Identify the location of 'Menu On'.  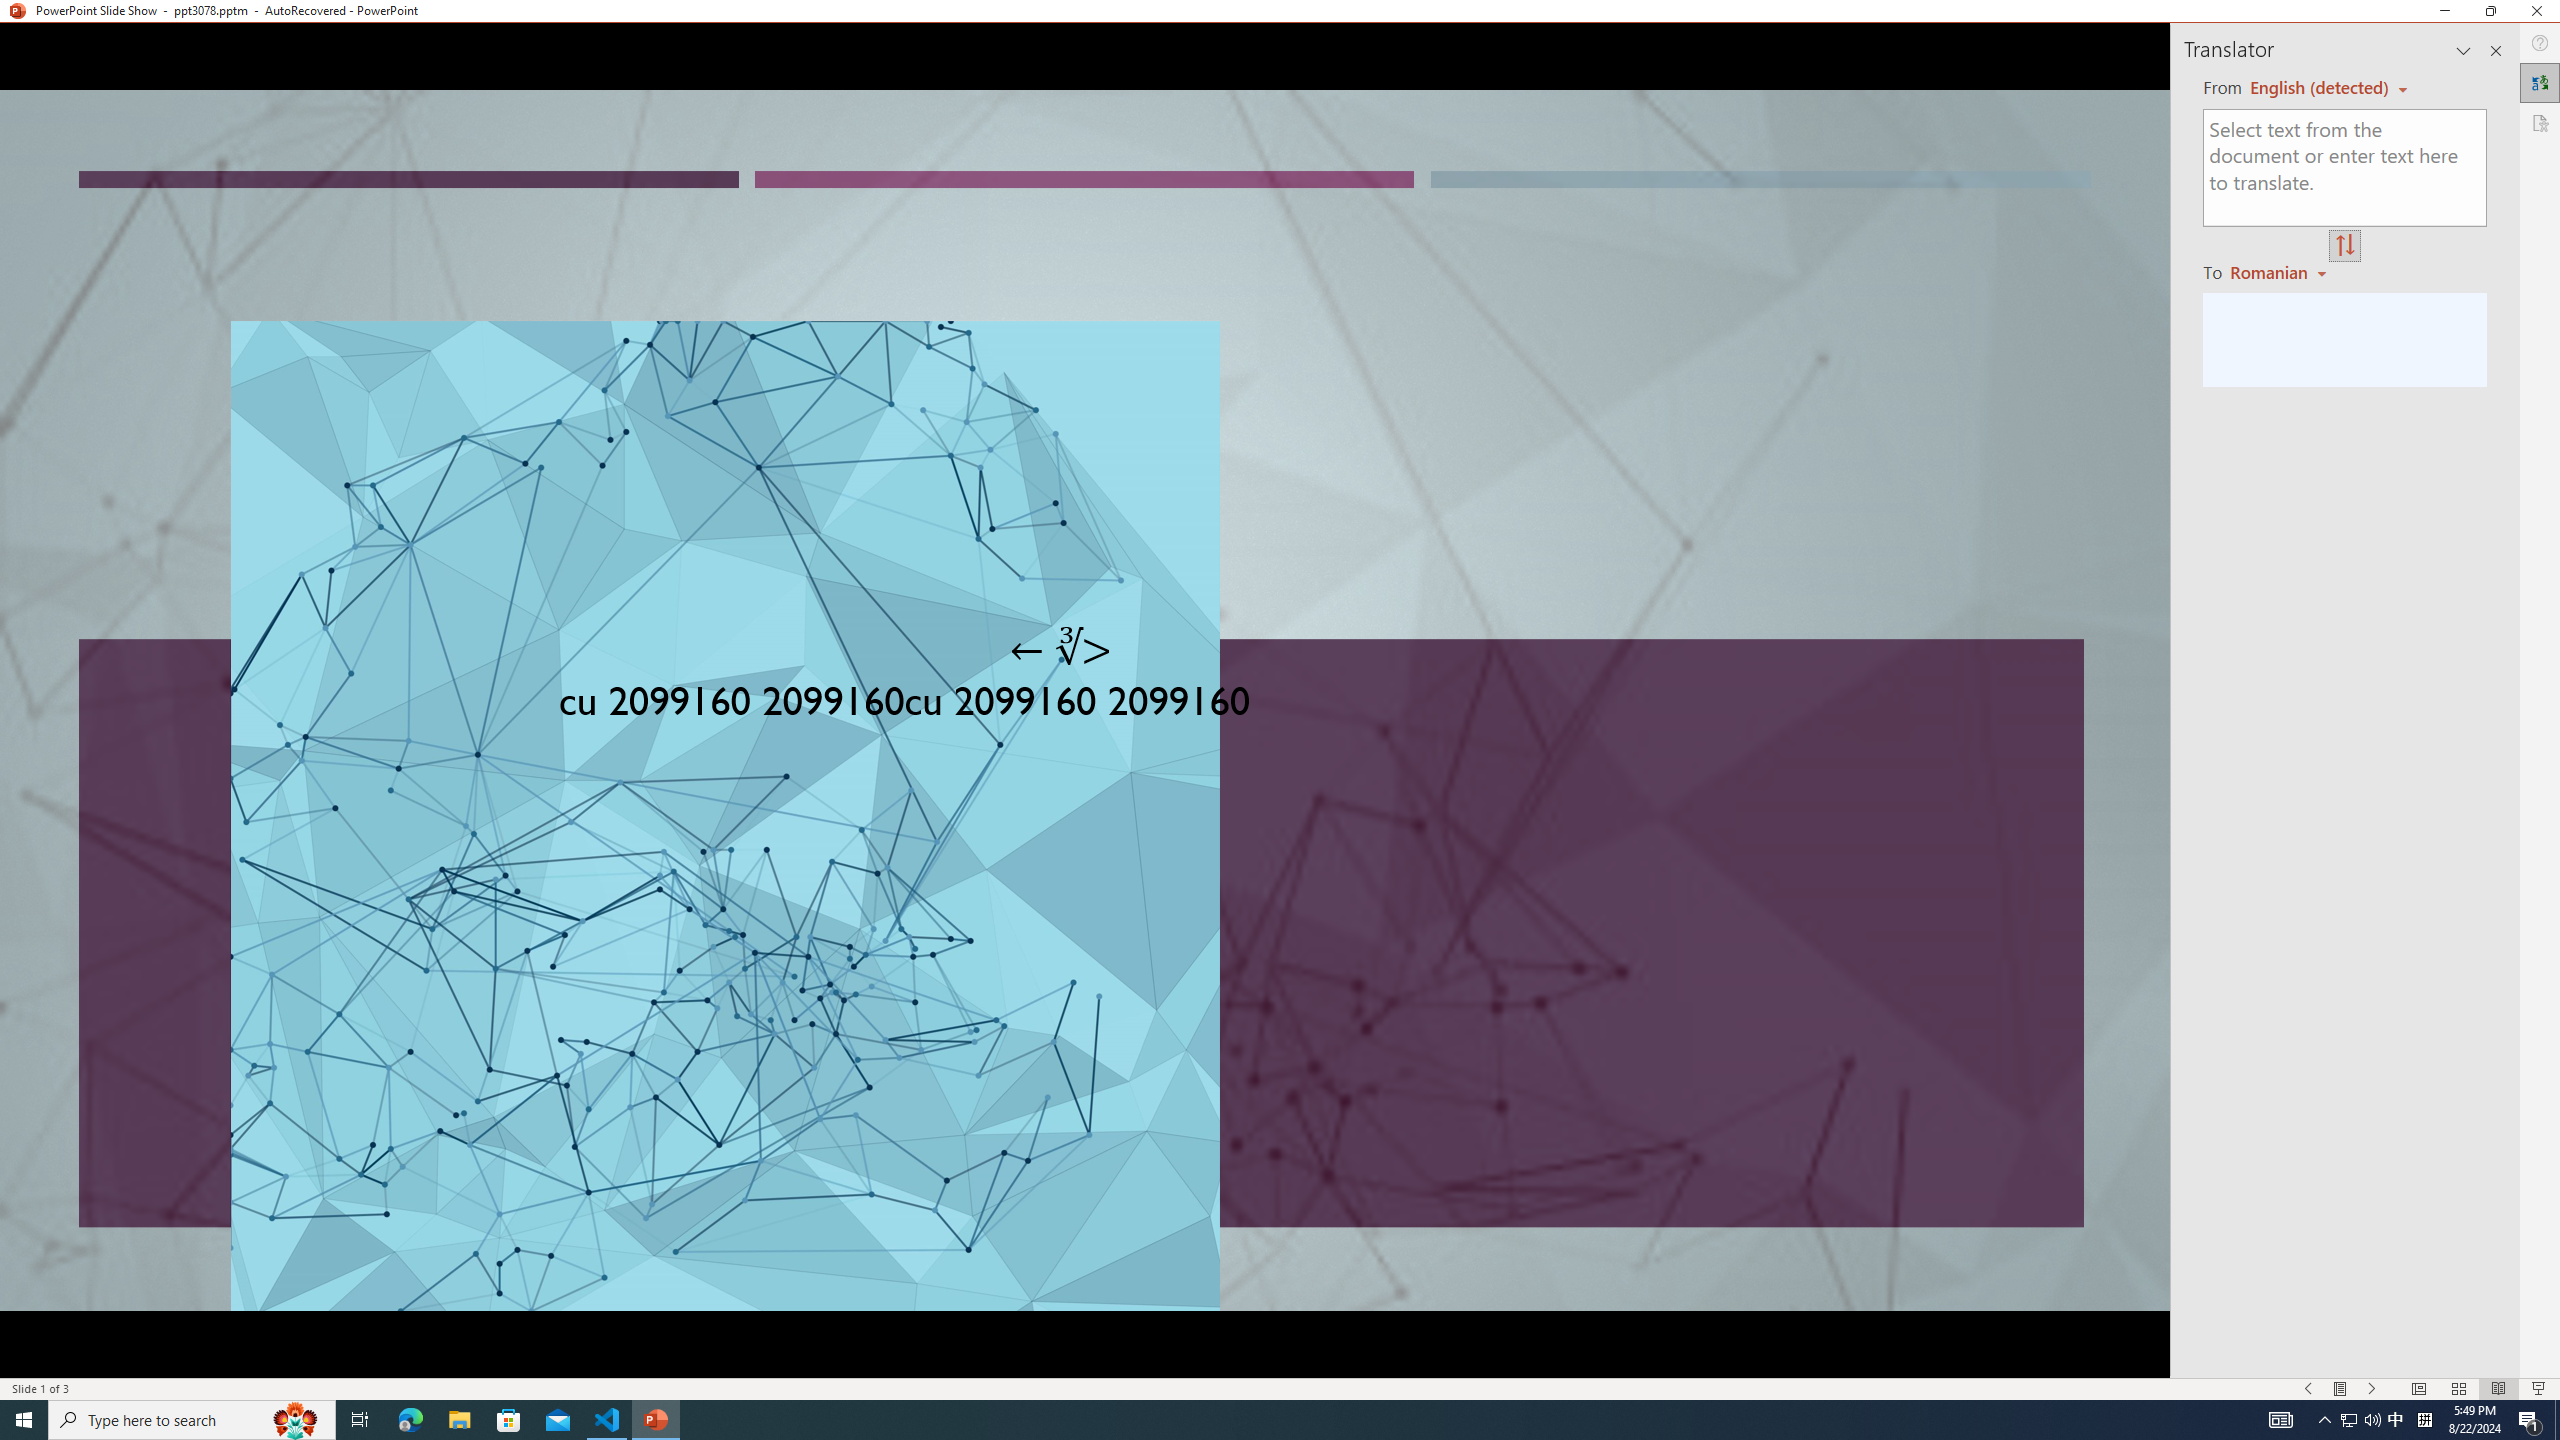
(2340, 1389).